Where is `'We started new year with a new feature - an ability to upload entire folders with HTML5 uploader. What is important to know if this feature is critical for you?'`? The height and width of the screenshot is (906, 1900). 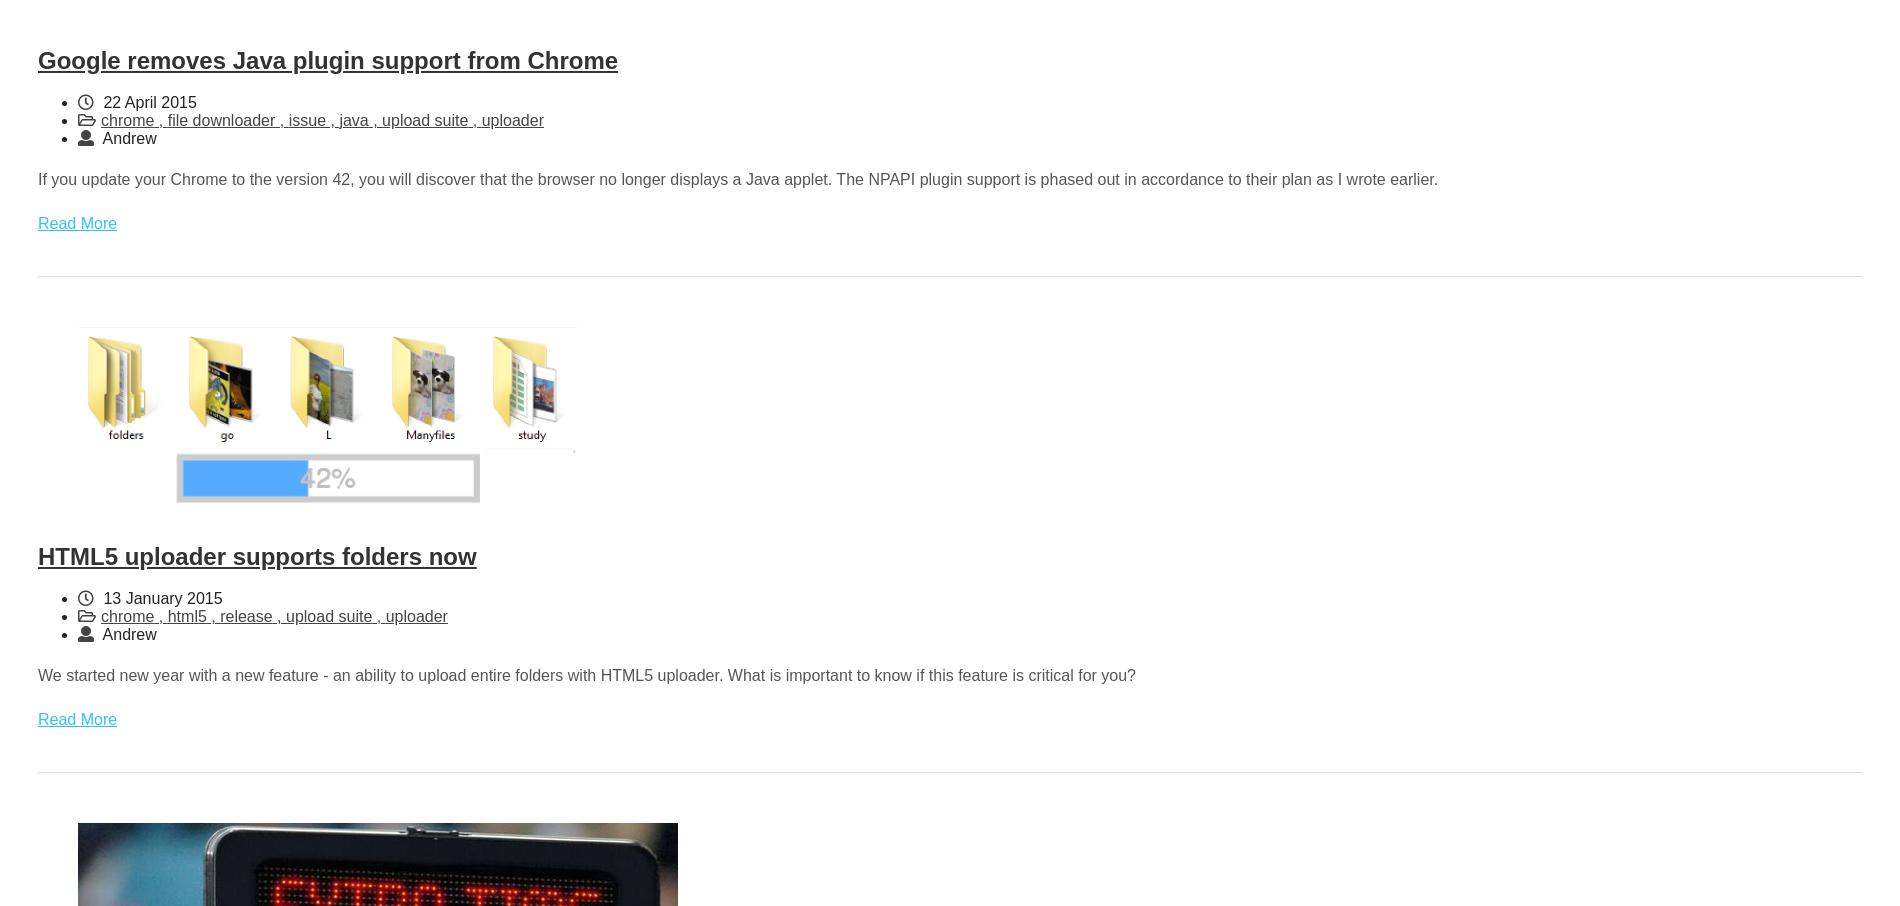 'We started new year with a new feature - an ability to upload entire folders with HTML5 uploader. What is important to know if this feature is critical for you?' is located at coordinates (586, 674).